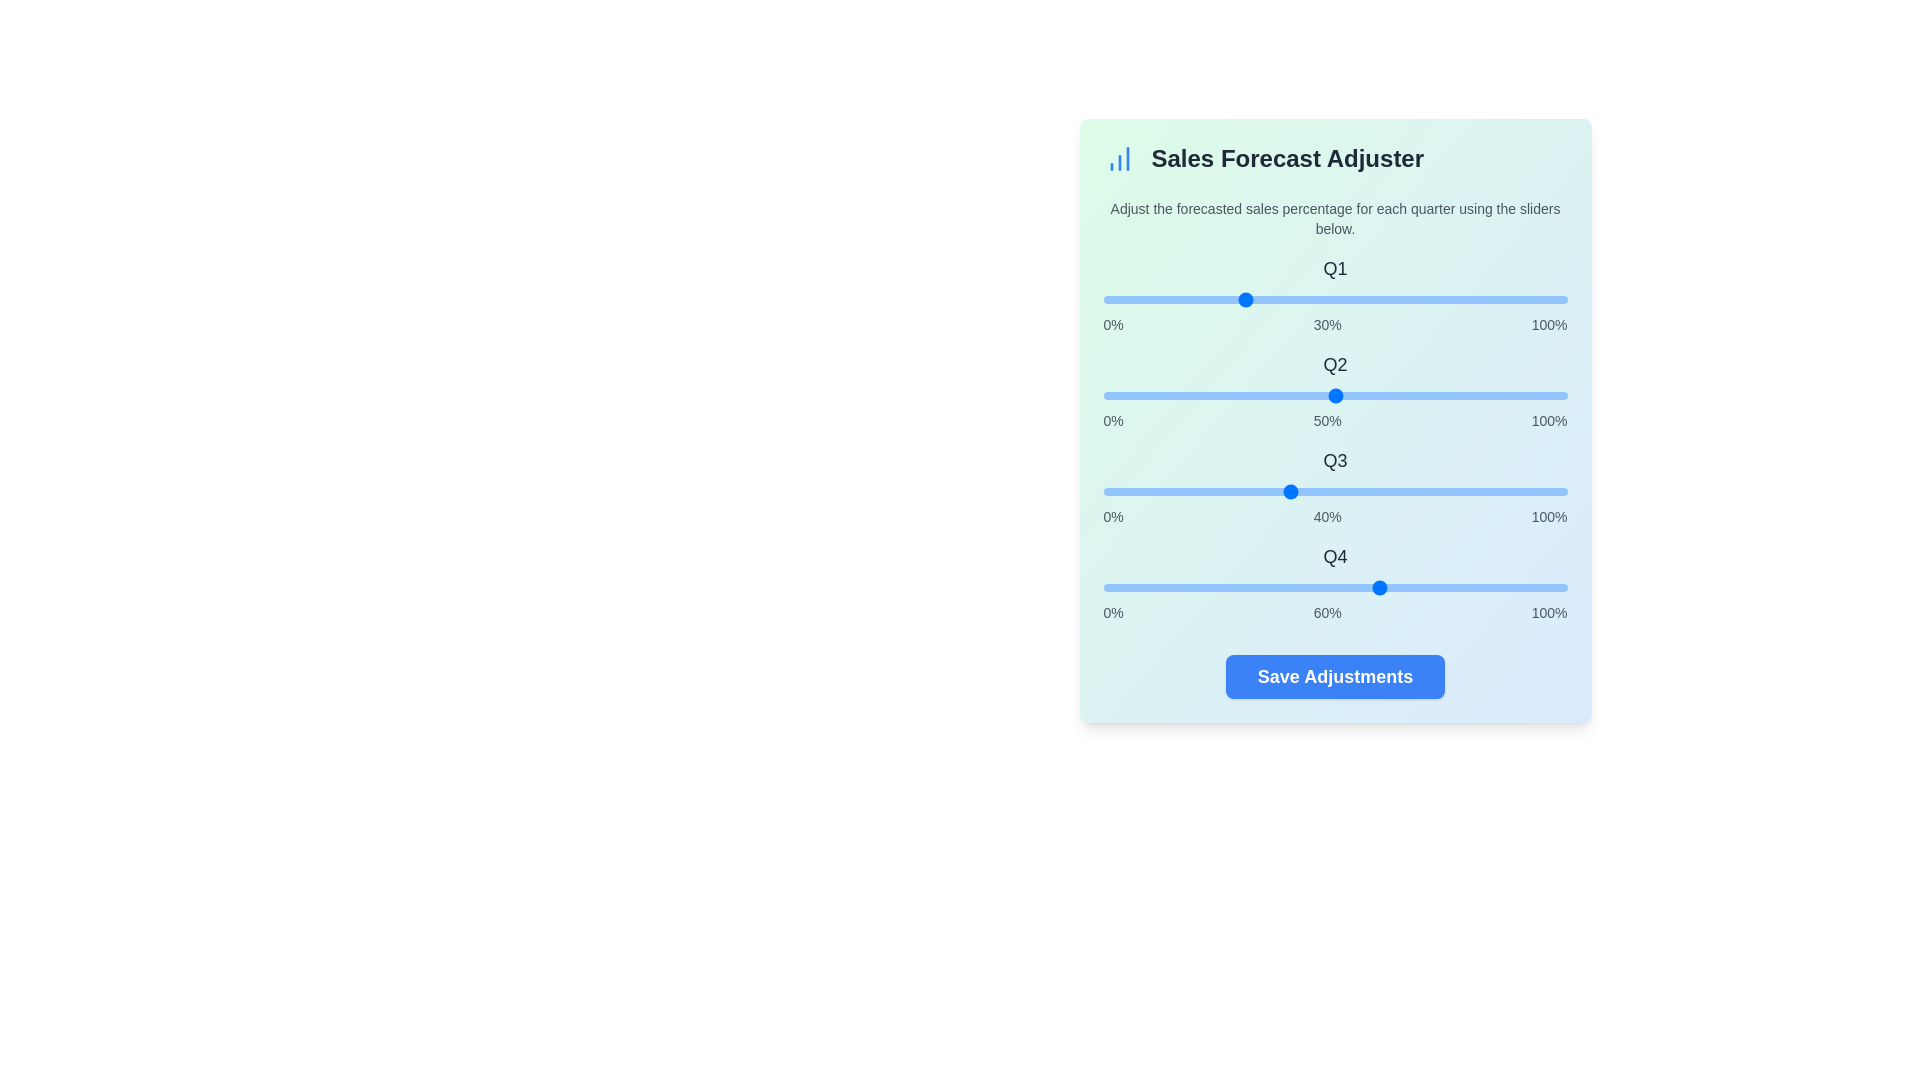  What do you see at coordinates (1260, 492) in the screenshot?
I see `the Q3 slider to 34%` at bounding box center [1260, 492].